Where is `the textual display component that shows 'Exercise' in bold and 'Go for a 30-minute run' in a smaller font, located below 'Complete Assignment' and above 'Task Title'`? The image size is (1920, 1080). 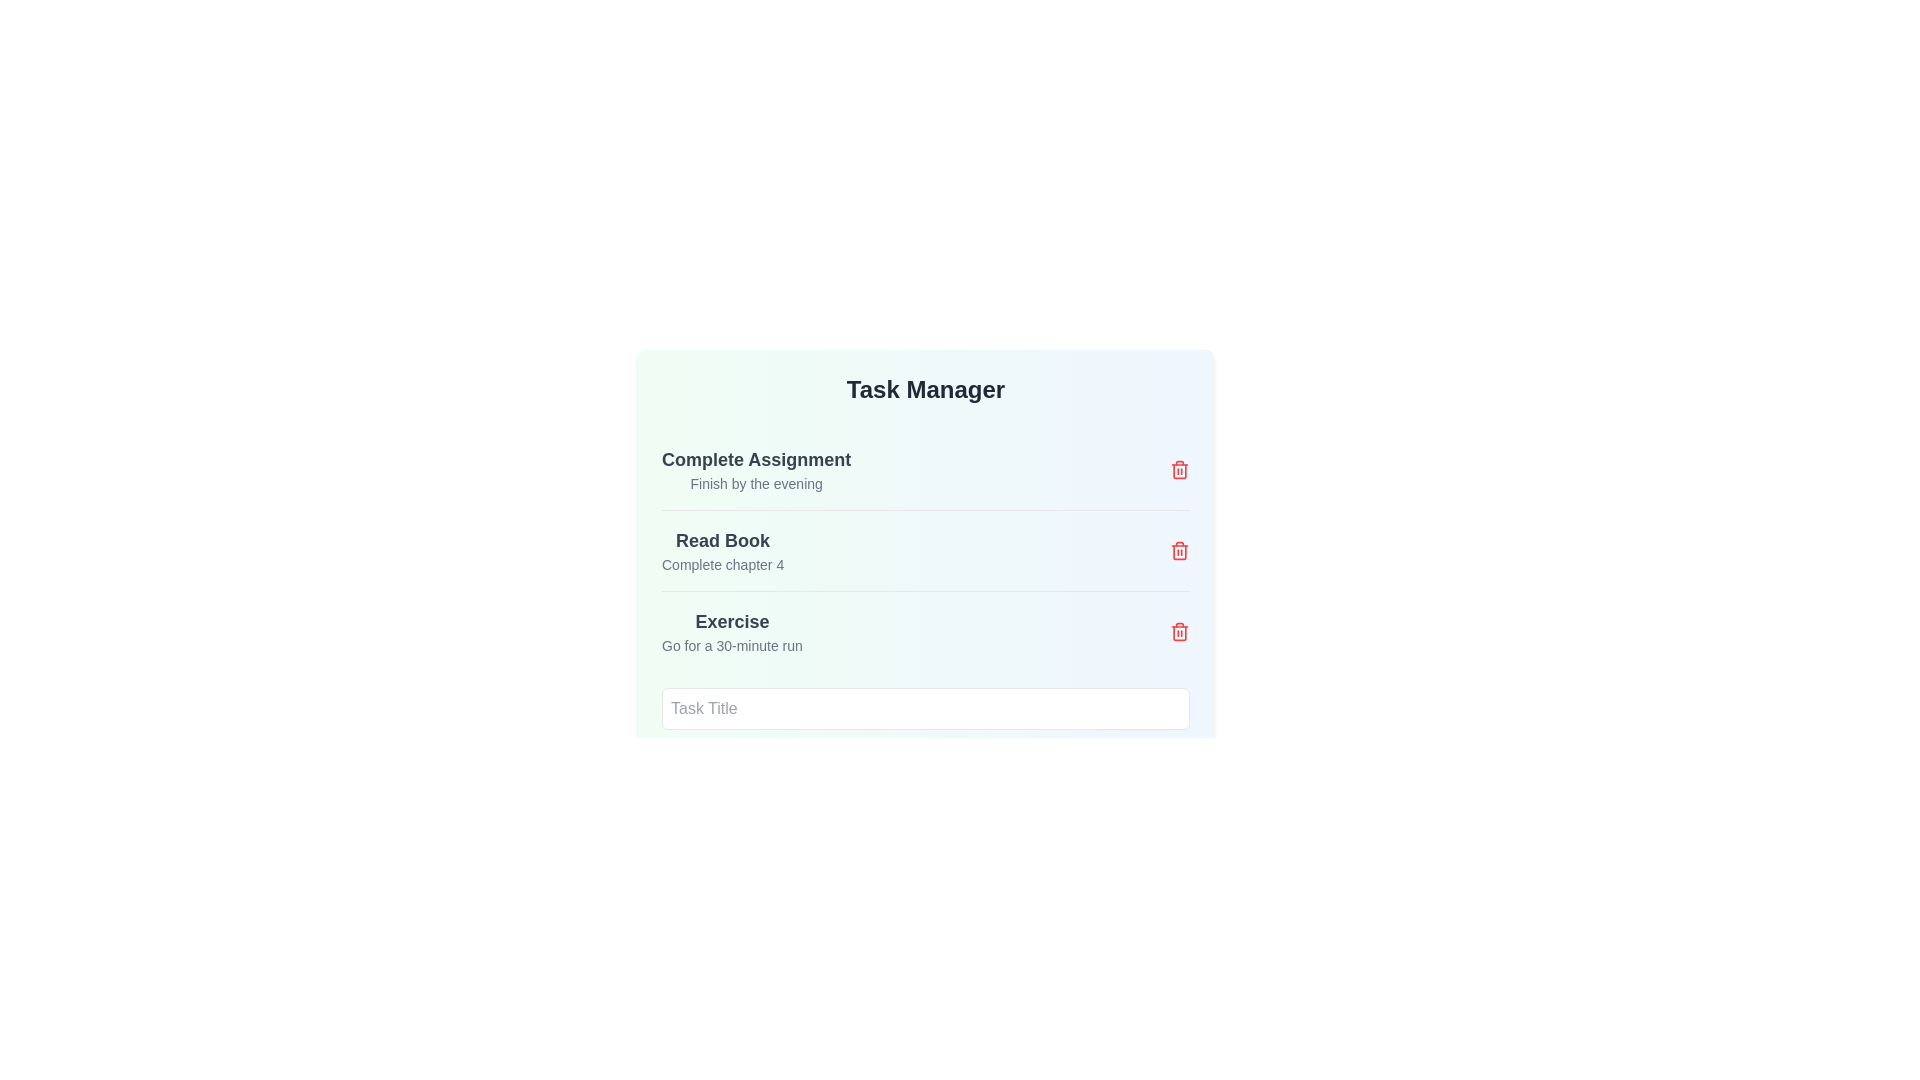
the textual display component that shows 'Exercise' in bold and 'Go for a 30-minute run' in a smaller font, located below 'Complete Assignment' and above 'Task Title' is located at coordinates (731, 632).